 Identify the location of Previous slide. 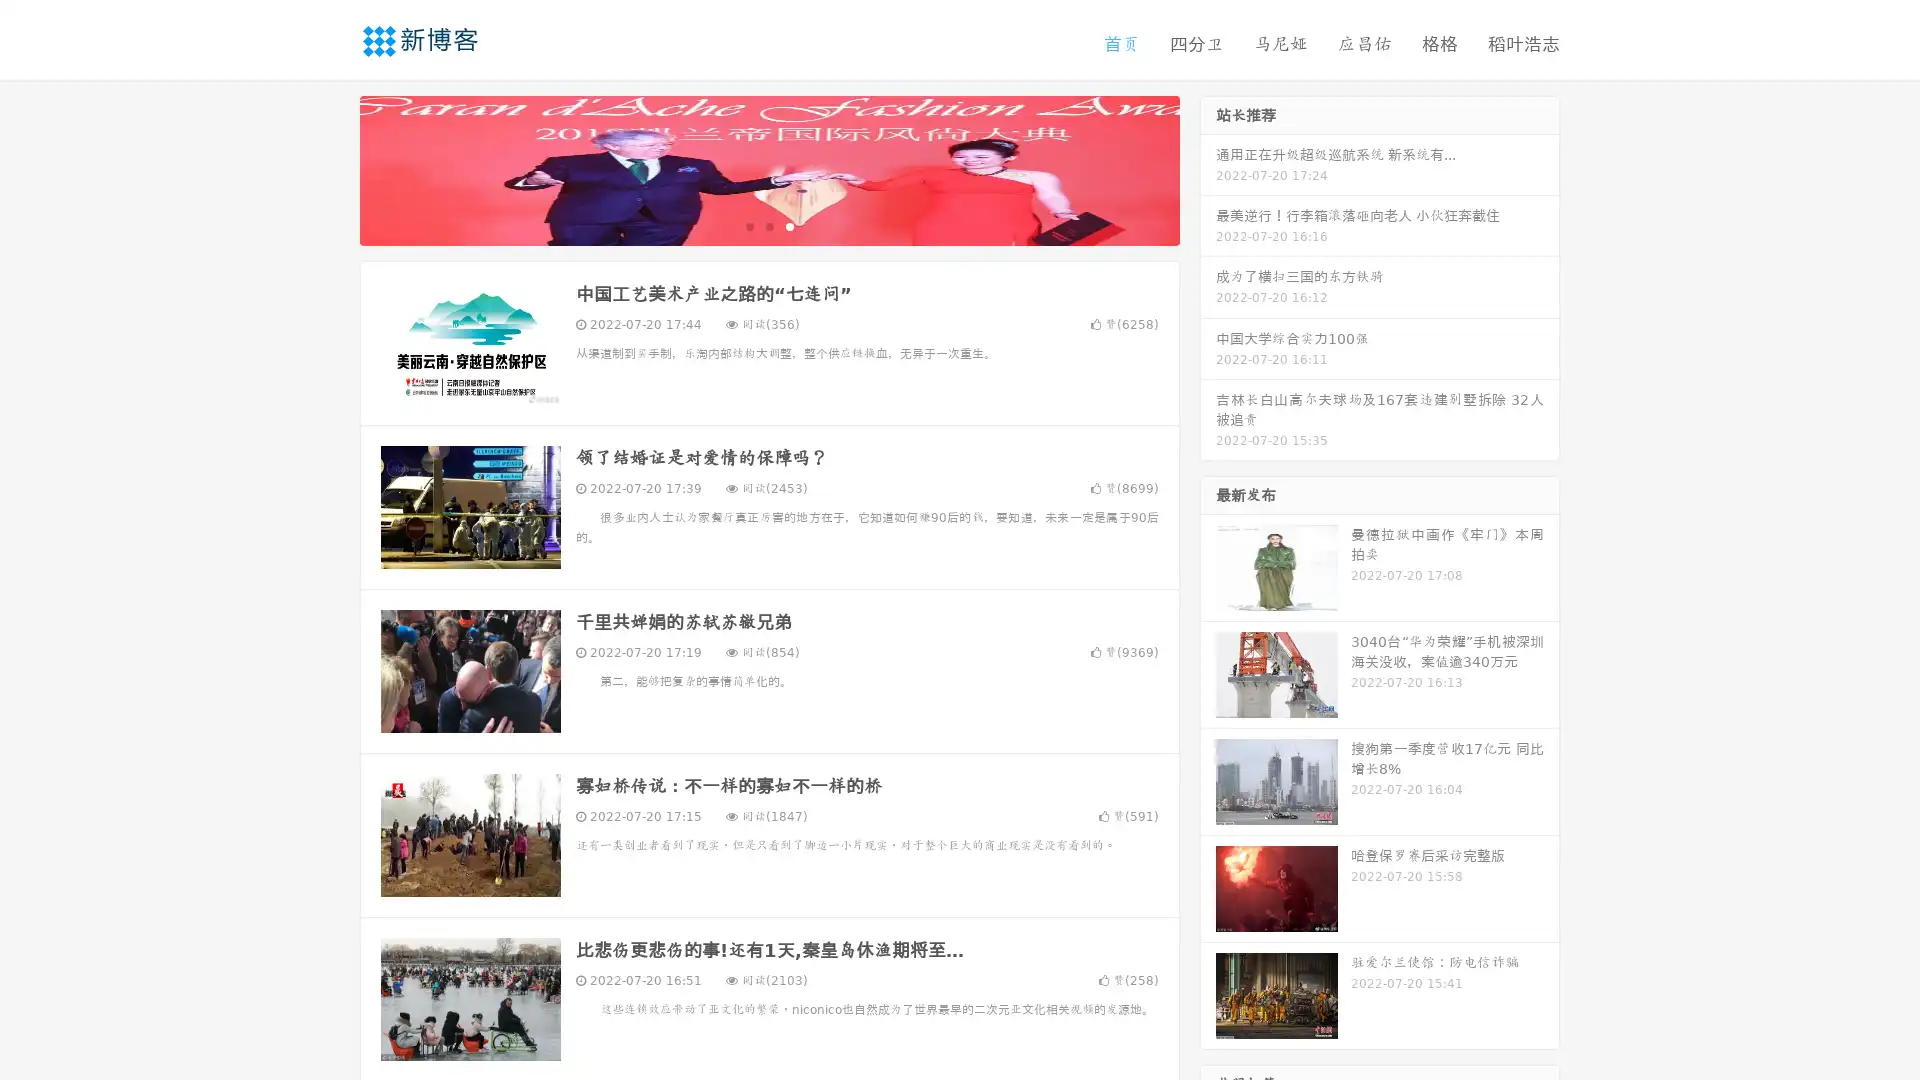
(330, 168).